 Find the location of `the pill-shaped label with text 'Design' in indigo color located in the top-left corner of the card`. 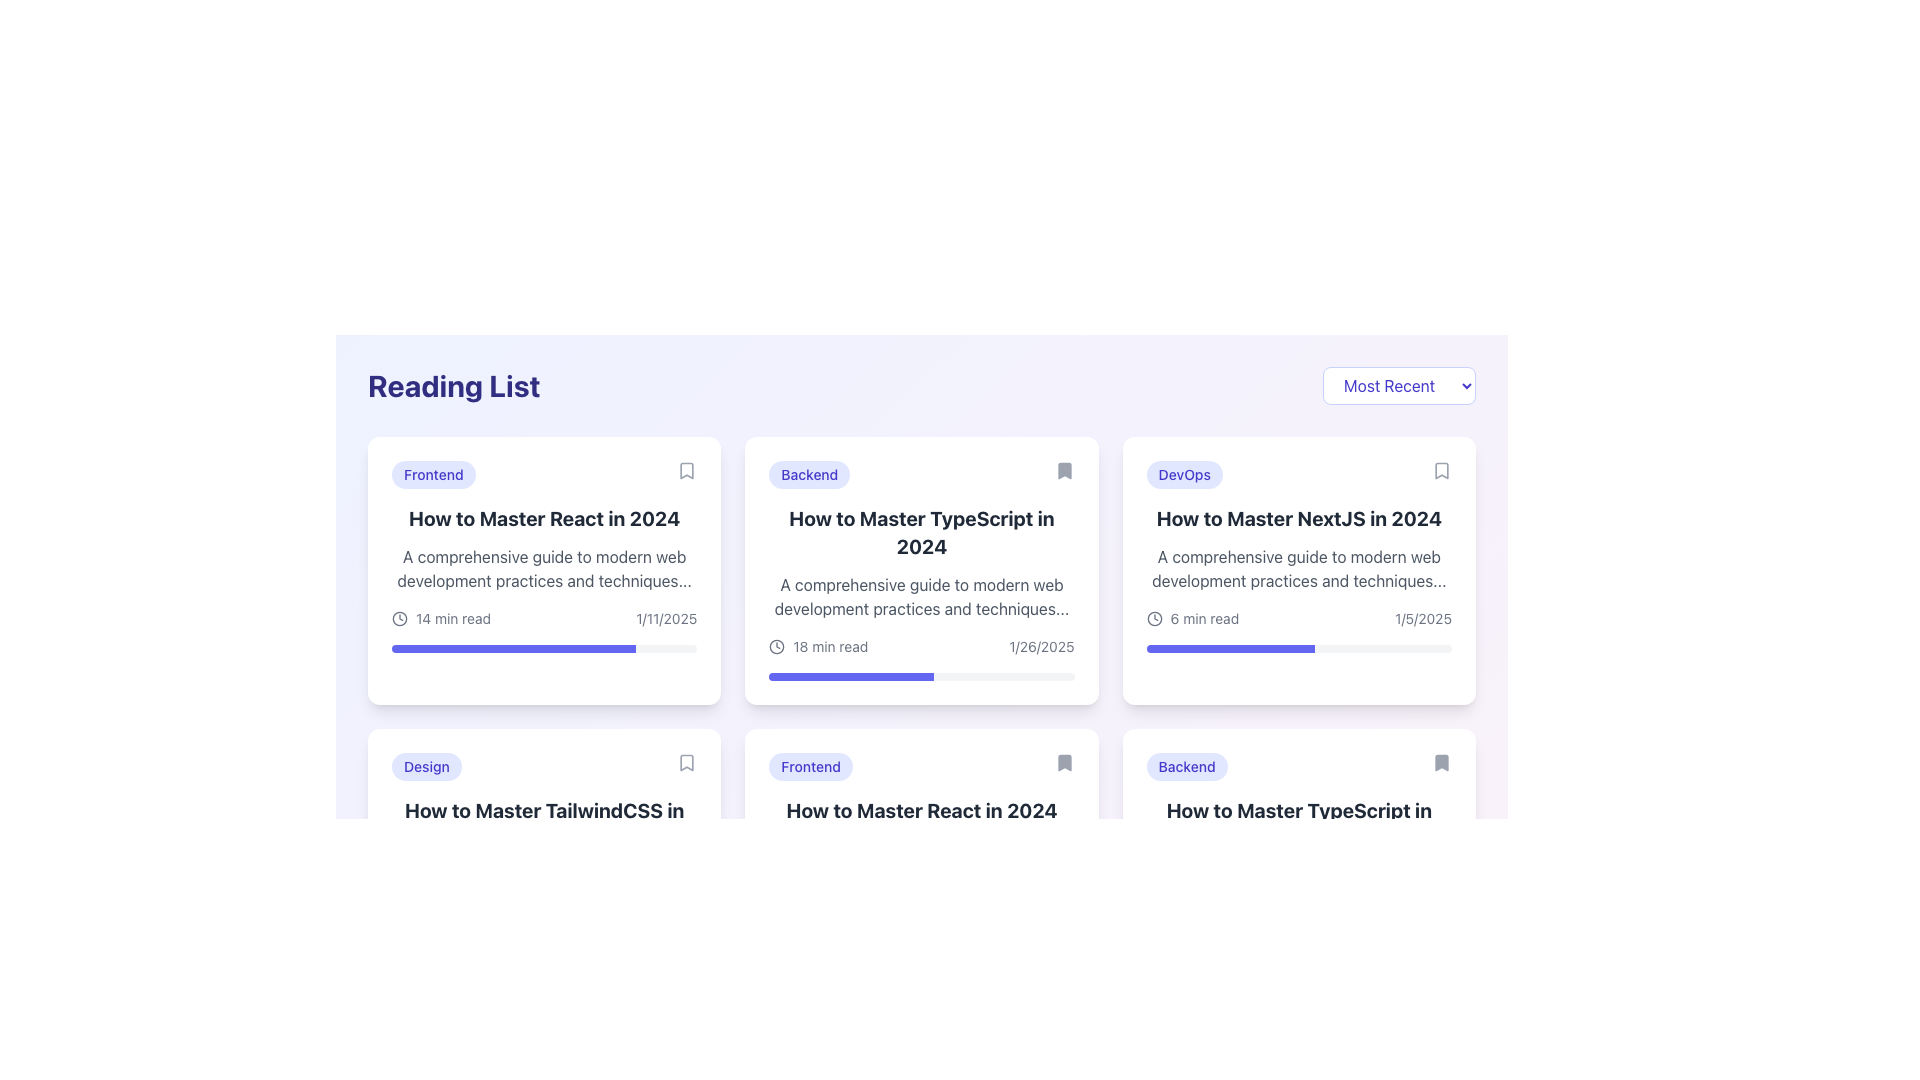

the pill-shaped label with text 'Design' in indigo color located in the top-left corner of the card is located at coordinates (425, 766).